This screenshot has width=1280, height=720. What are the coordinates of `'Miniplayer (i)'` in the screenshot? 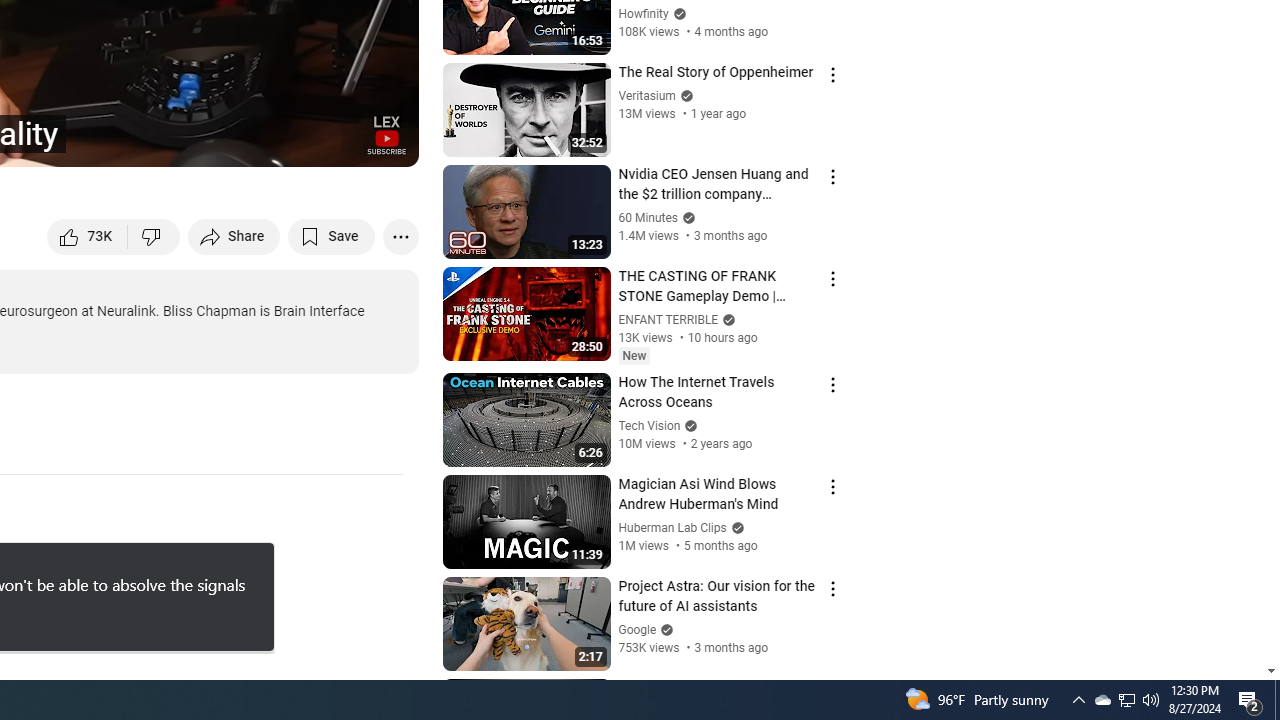 It's located at (285, 141).